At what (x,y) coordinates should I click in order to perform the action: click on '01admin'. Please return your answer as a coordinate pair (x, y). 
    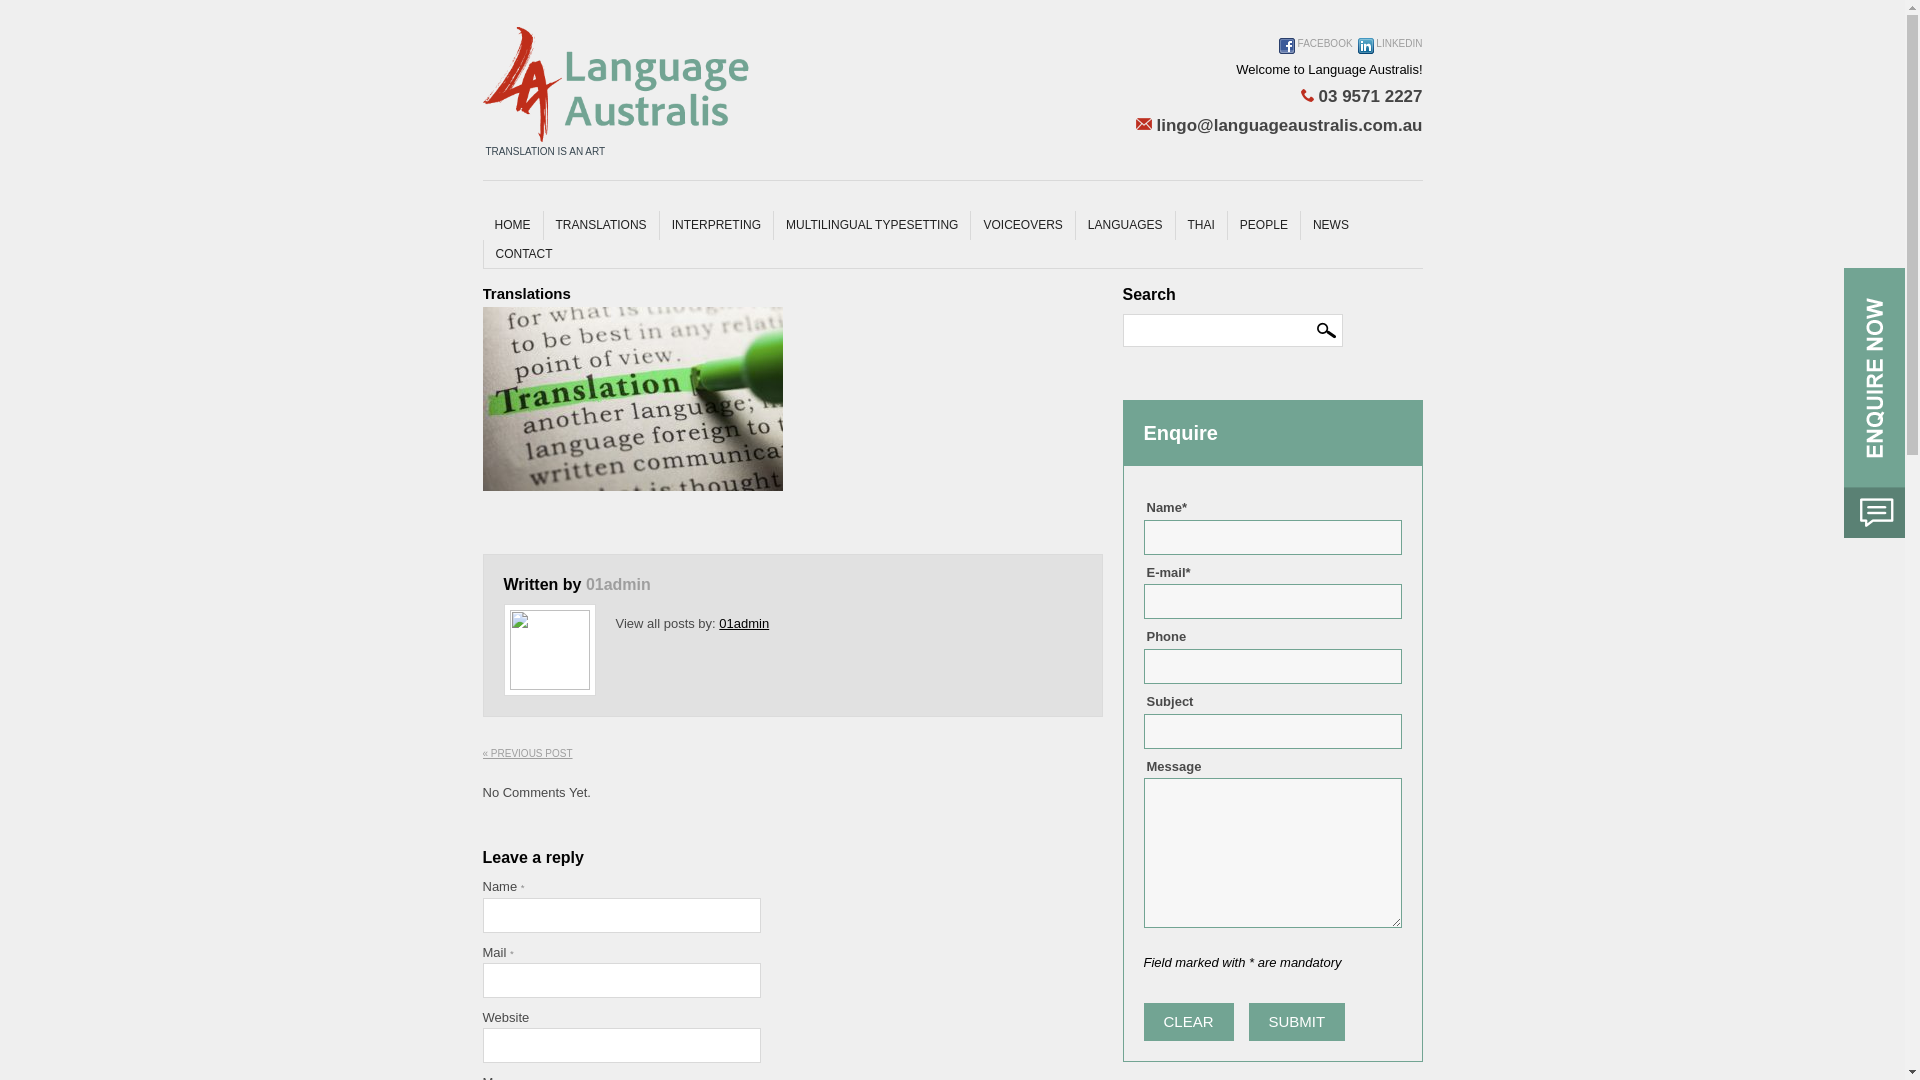
    Looking at the image, I should click on (719, 622).